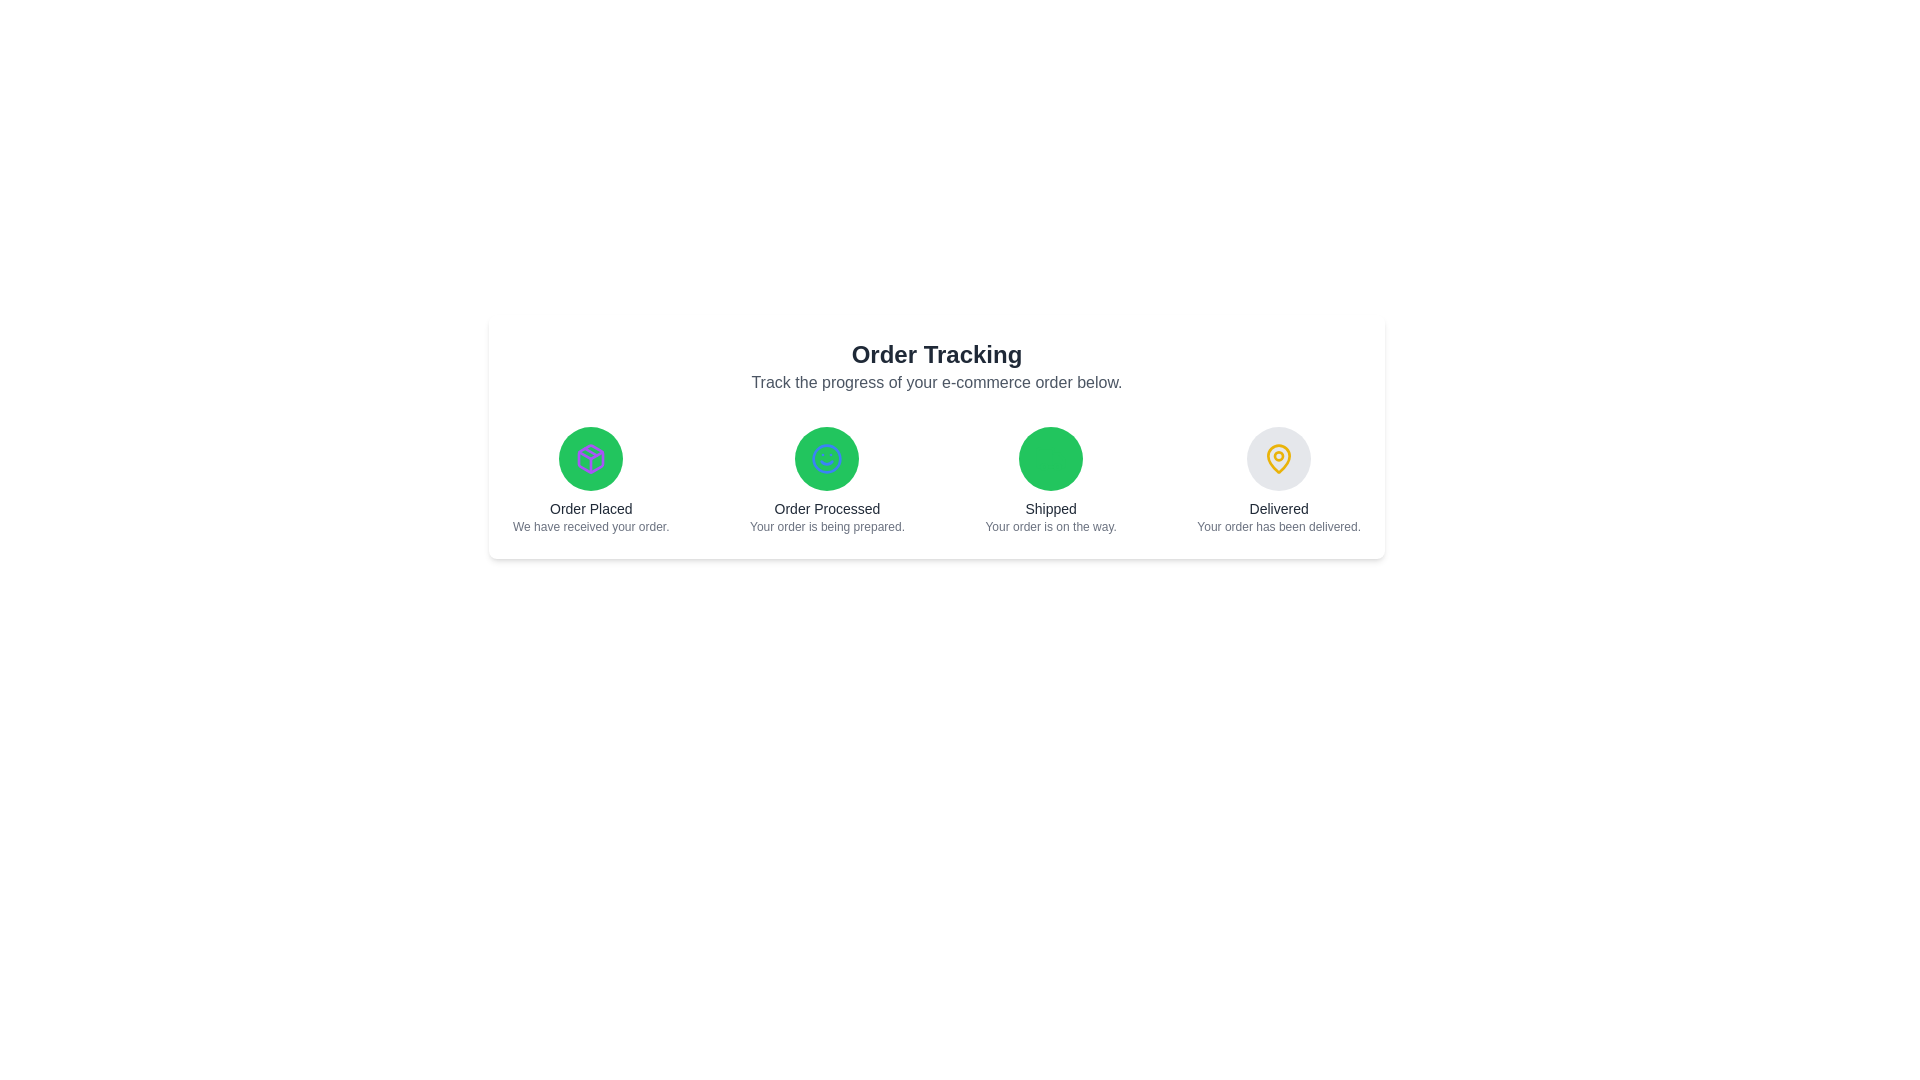 The height and width of the screenshot is (1080, 1920). Describe the element at coordinates (827, 481) in the screenshot. I see `text of the informational component indicating the order has been processed and is being prepared, located between the 'Order Placed' and 'Shipped' steps in the order progress tracker` at that location.